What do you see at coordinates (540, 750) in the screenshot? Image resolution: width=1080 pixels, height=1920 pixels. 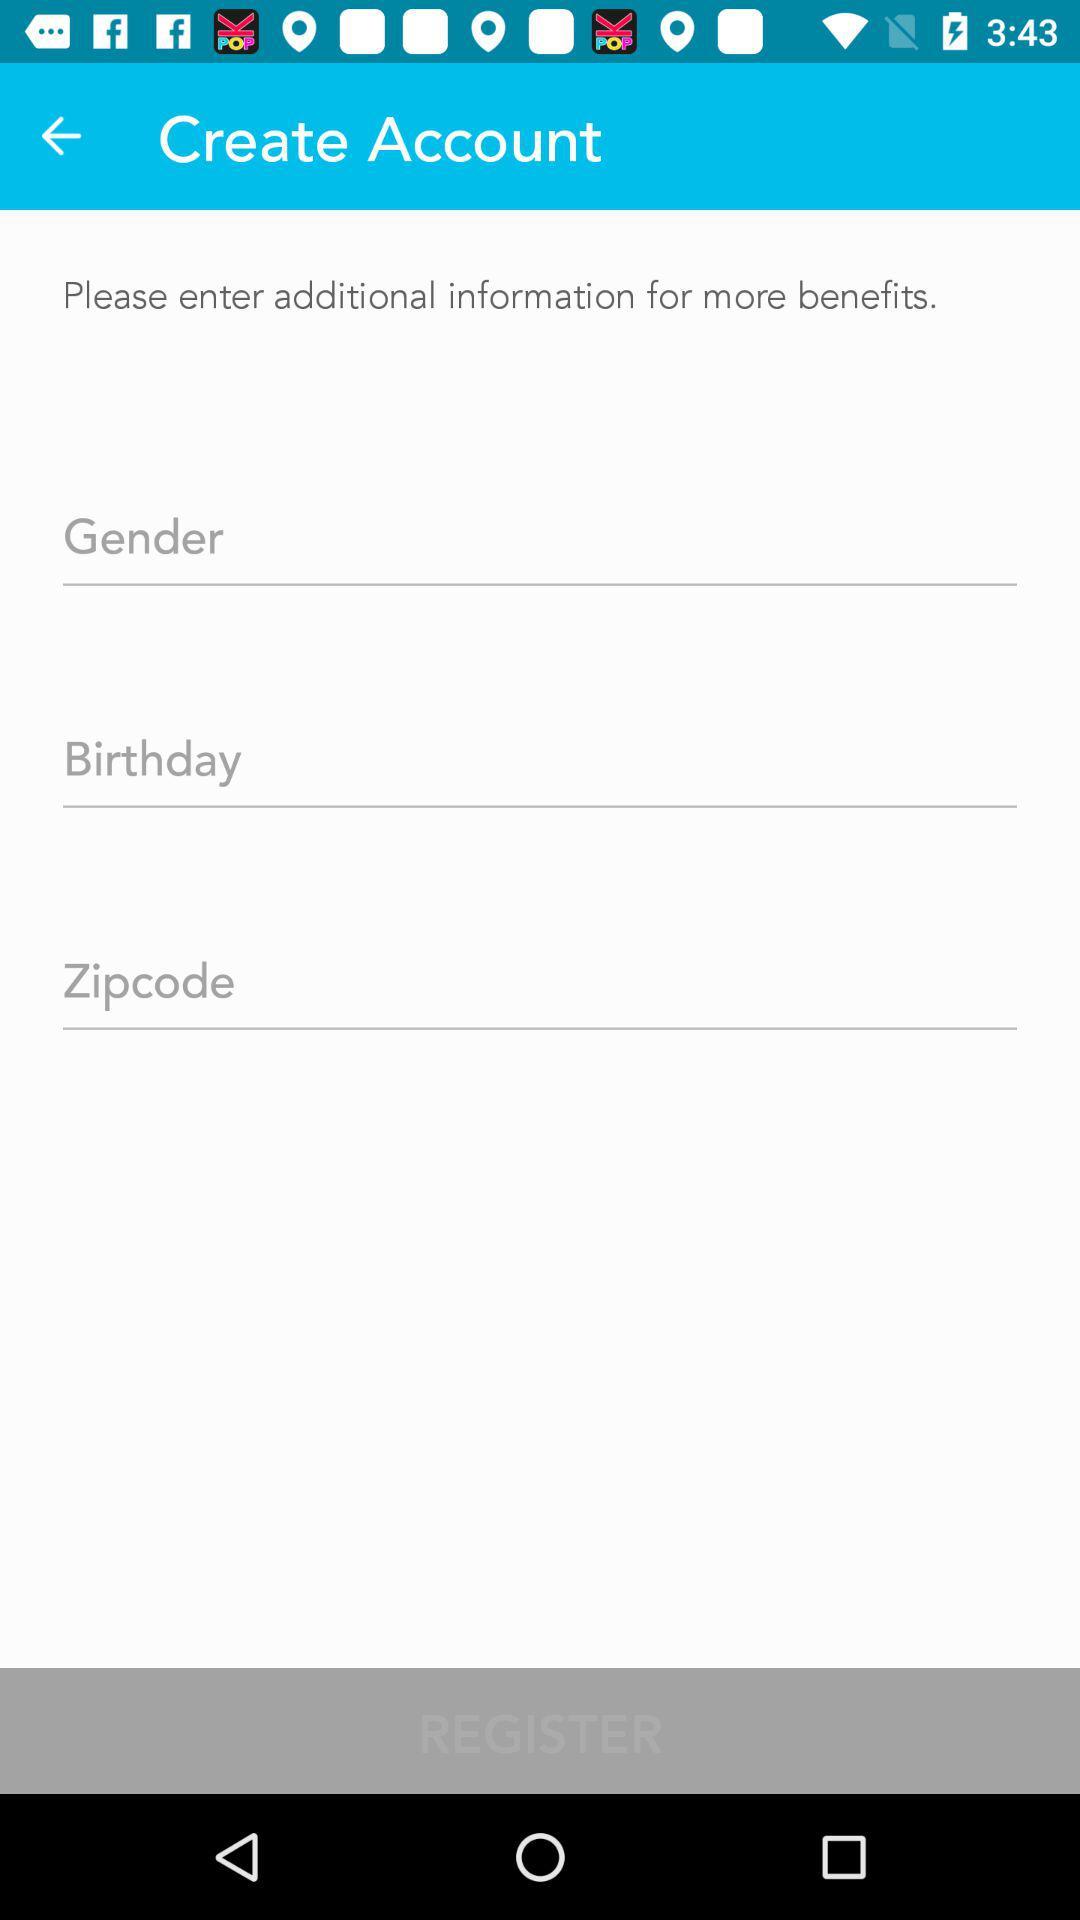 I see `your birthday` at bounding box center [540, 750].